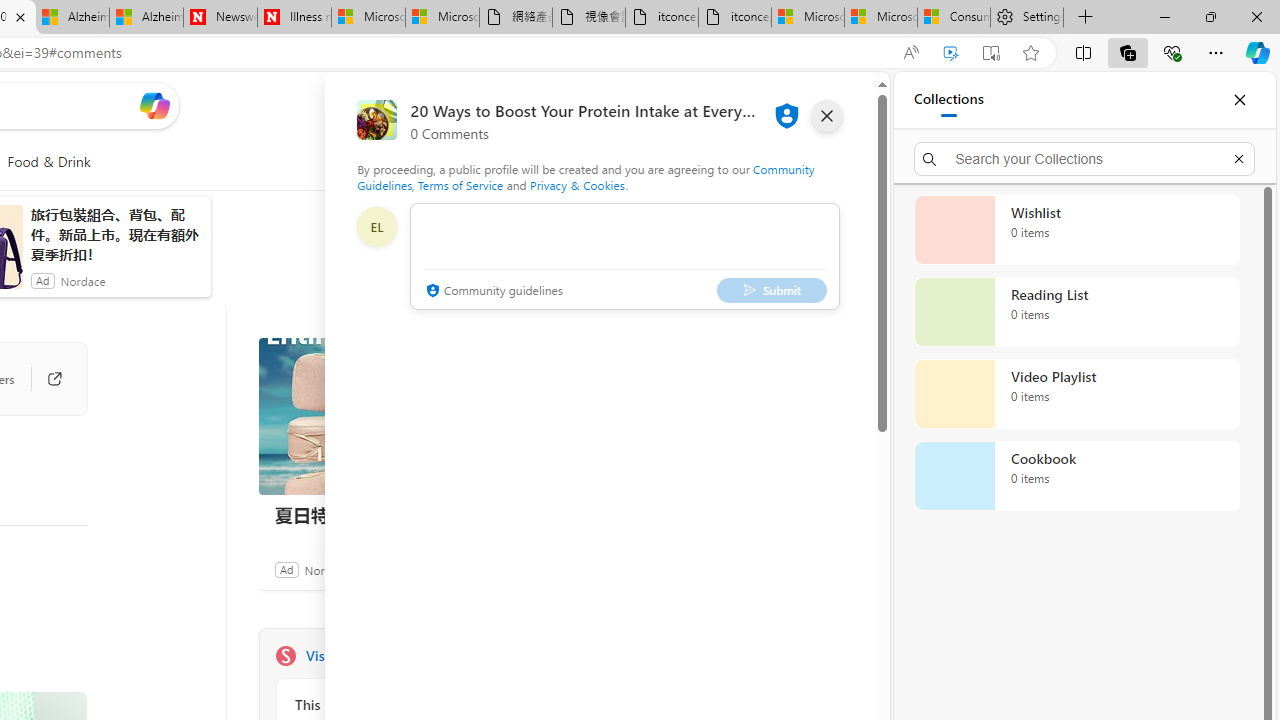 This screenshot has width=1280, height=720. Describe the element at coordinates (294, 17) in the screenshot. I see `'Illness news & latest pictures from Newsweek.com'` at that location.